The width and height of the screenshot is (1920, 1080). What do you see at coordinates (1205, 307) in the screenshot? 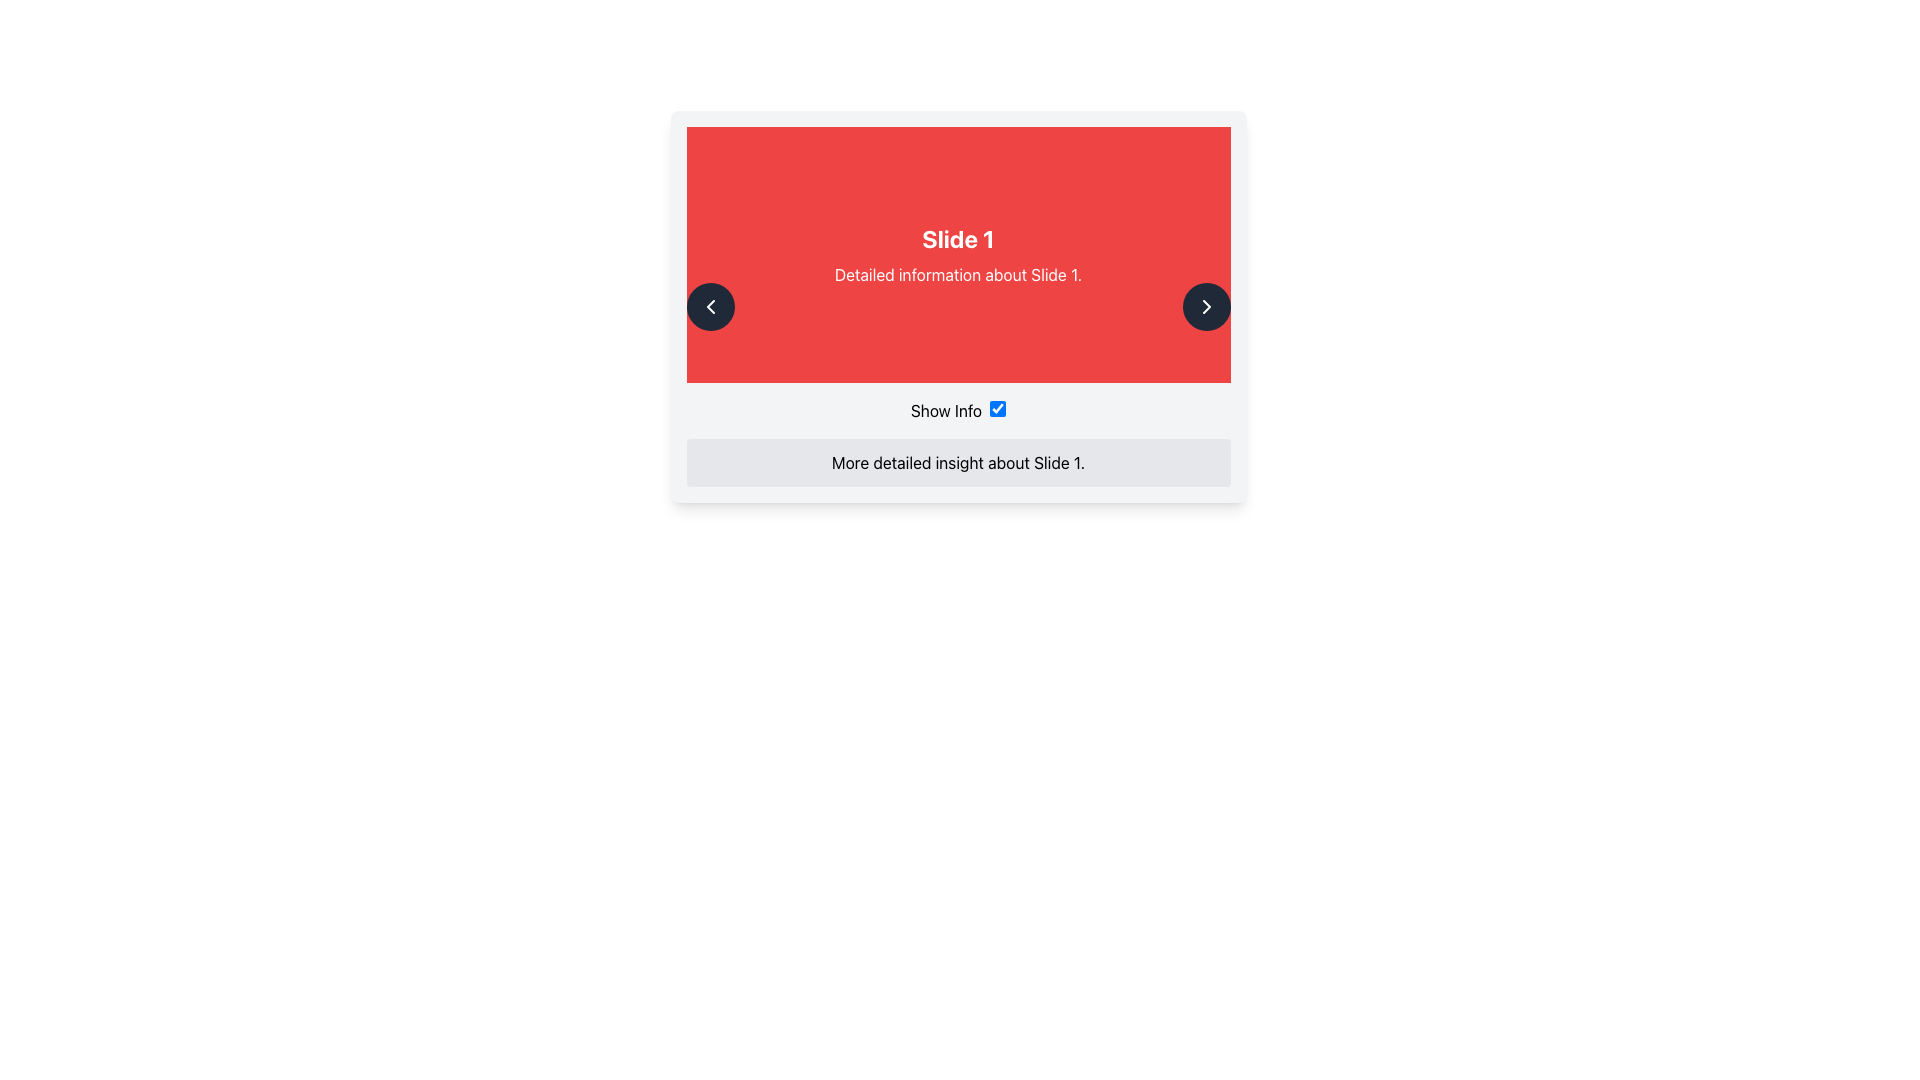
I see `the rightward-pointing chevron arrow icon button with a black circular background in the top right section of the card interface for accessibility purposes` at bounding box center [1205, 307].